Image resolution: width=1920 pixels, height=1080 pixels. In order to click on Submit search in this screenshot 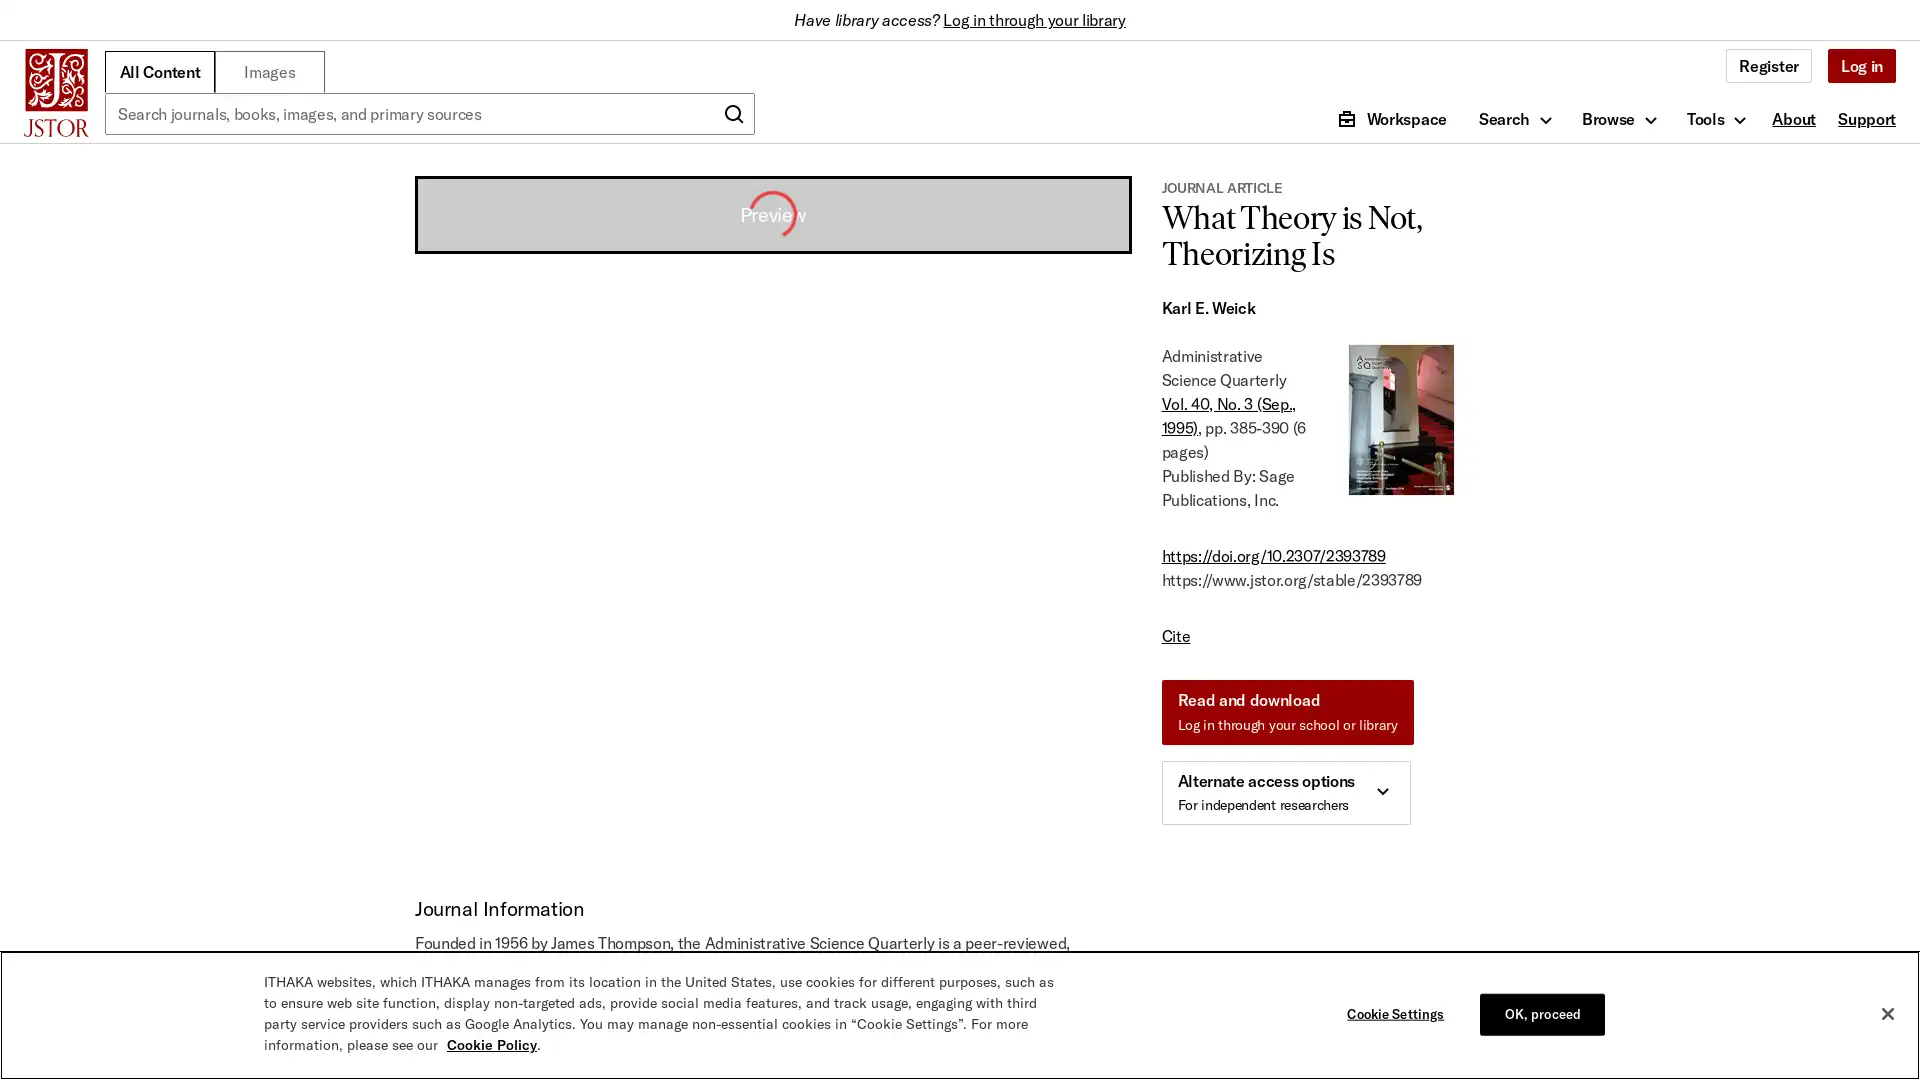, I will do `click(733, 114)`.